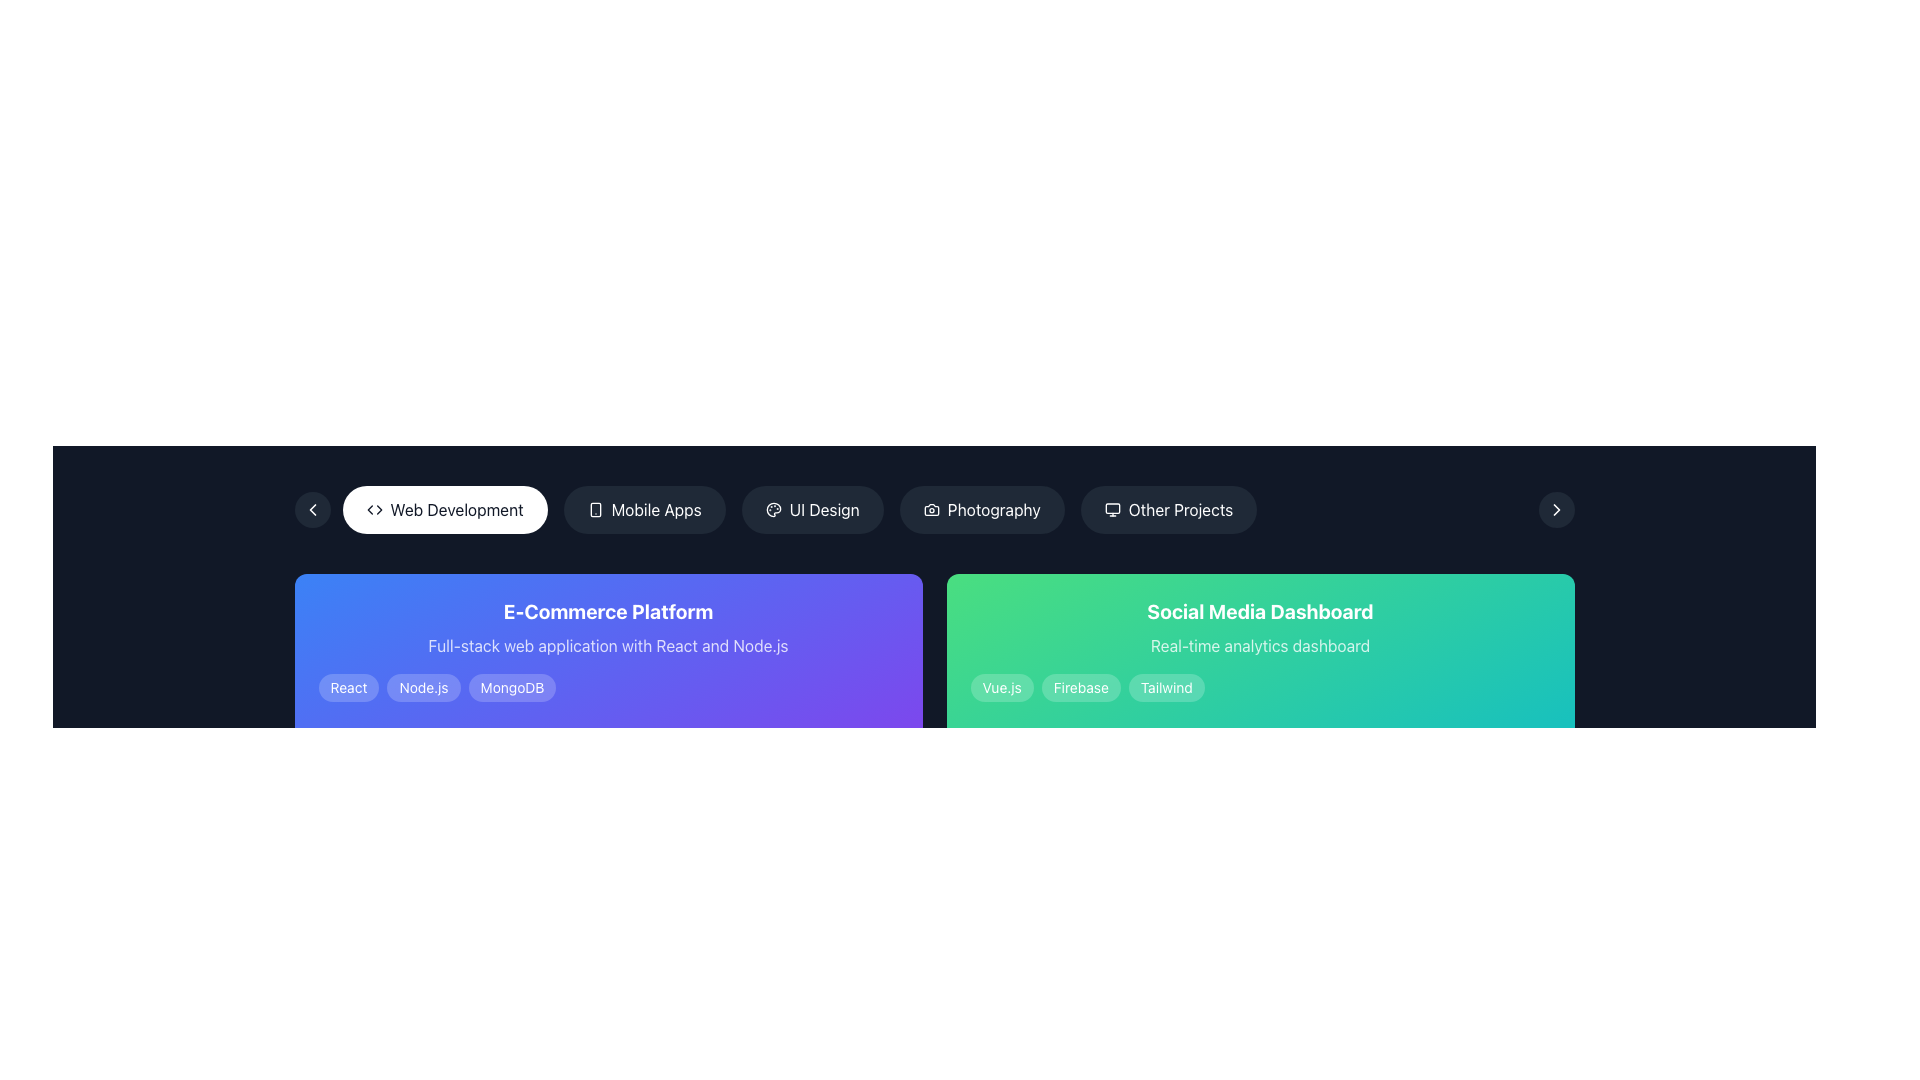 This screenshot has width=1920, height=1080. Describe the element at coordinates (656, 508) in the screenshot. I see `the text label within the navigation button that serves to redirect or filter content related to mobile app projects, positioned to the right of the 'Web Development' button` at that location.